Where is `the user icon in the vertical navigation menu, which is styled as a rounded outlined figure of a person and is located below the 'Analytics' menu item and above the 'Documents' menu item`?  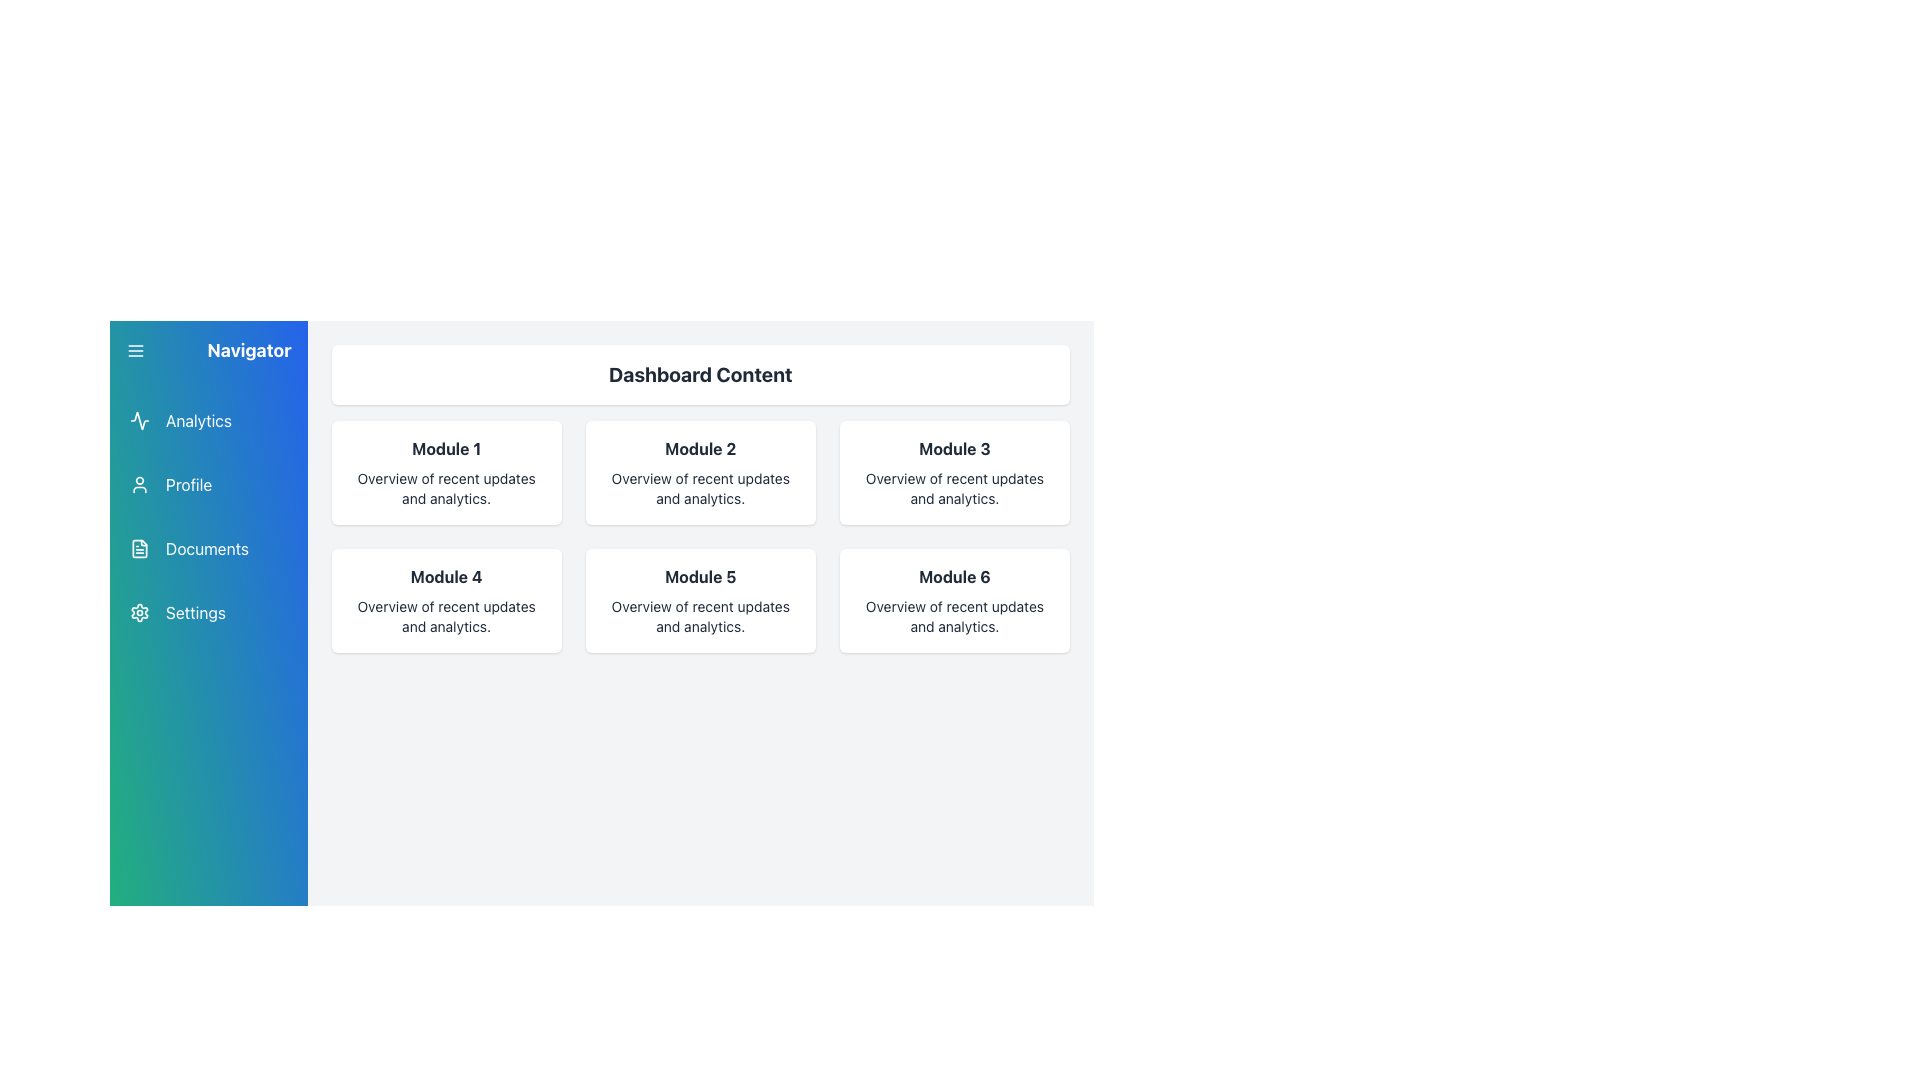 the user icon in the vertical navigation menu, which is styled as a rounded outlined figure of a person and is located below the 'Analytics' menu item and above the 'Documents' menu item is located at coordinates (138, 485).